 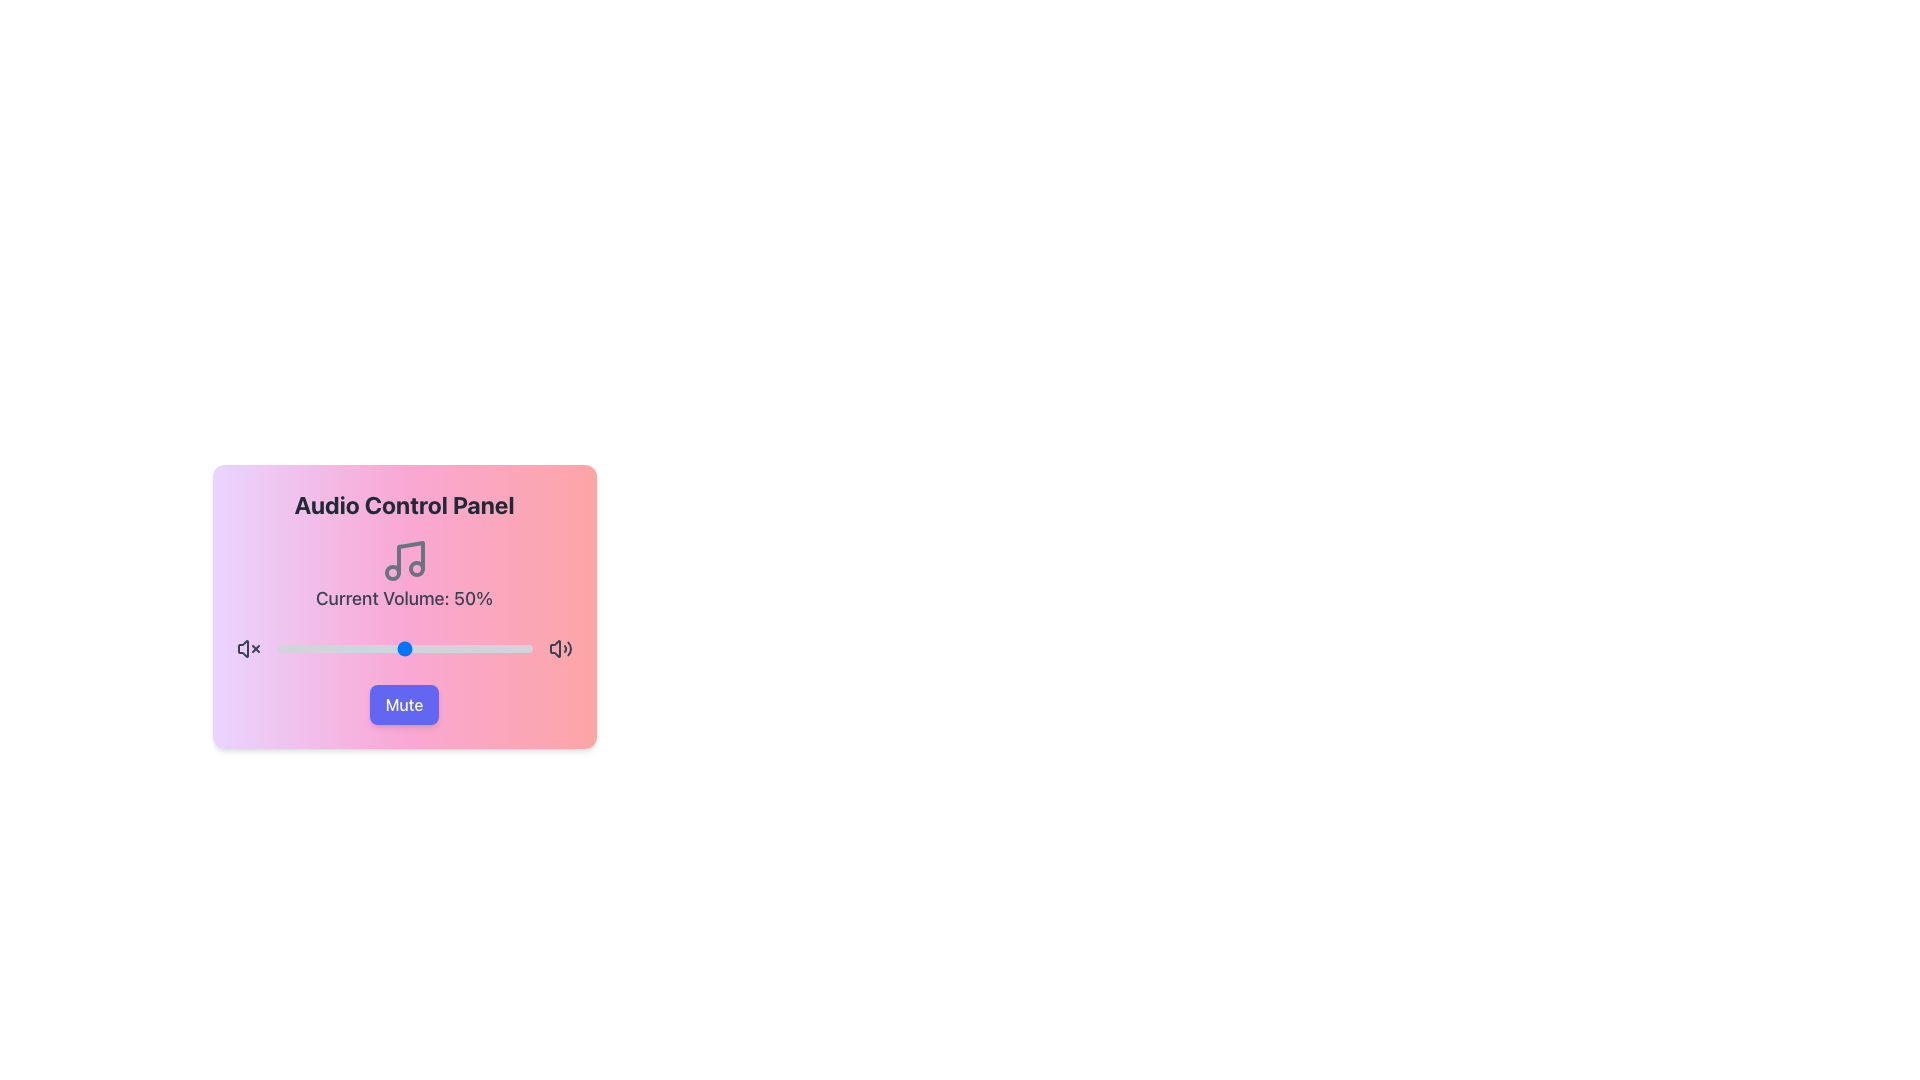 What do you see at coordinates (403, 574) in the screenshot?
I see `the static text indicating the current volume level of 50% within the 'Audio Control Panel'. This element is positioned beneath the title and above the volume slider` at bounding box center [403, 574].